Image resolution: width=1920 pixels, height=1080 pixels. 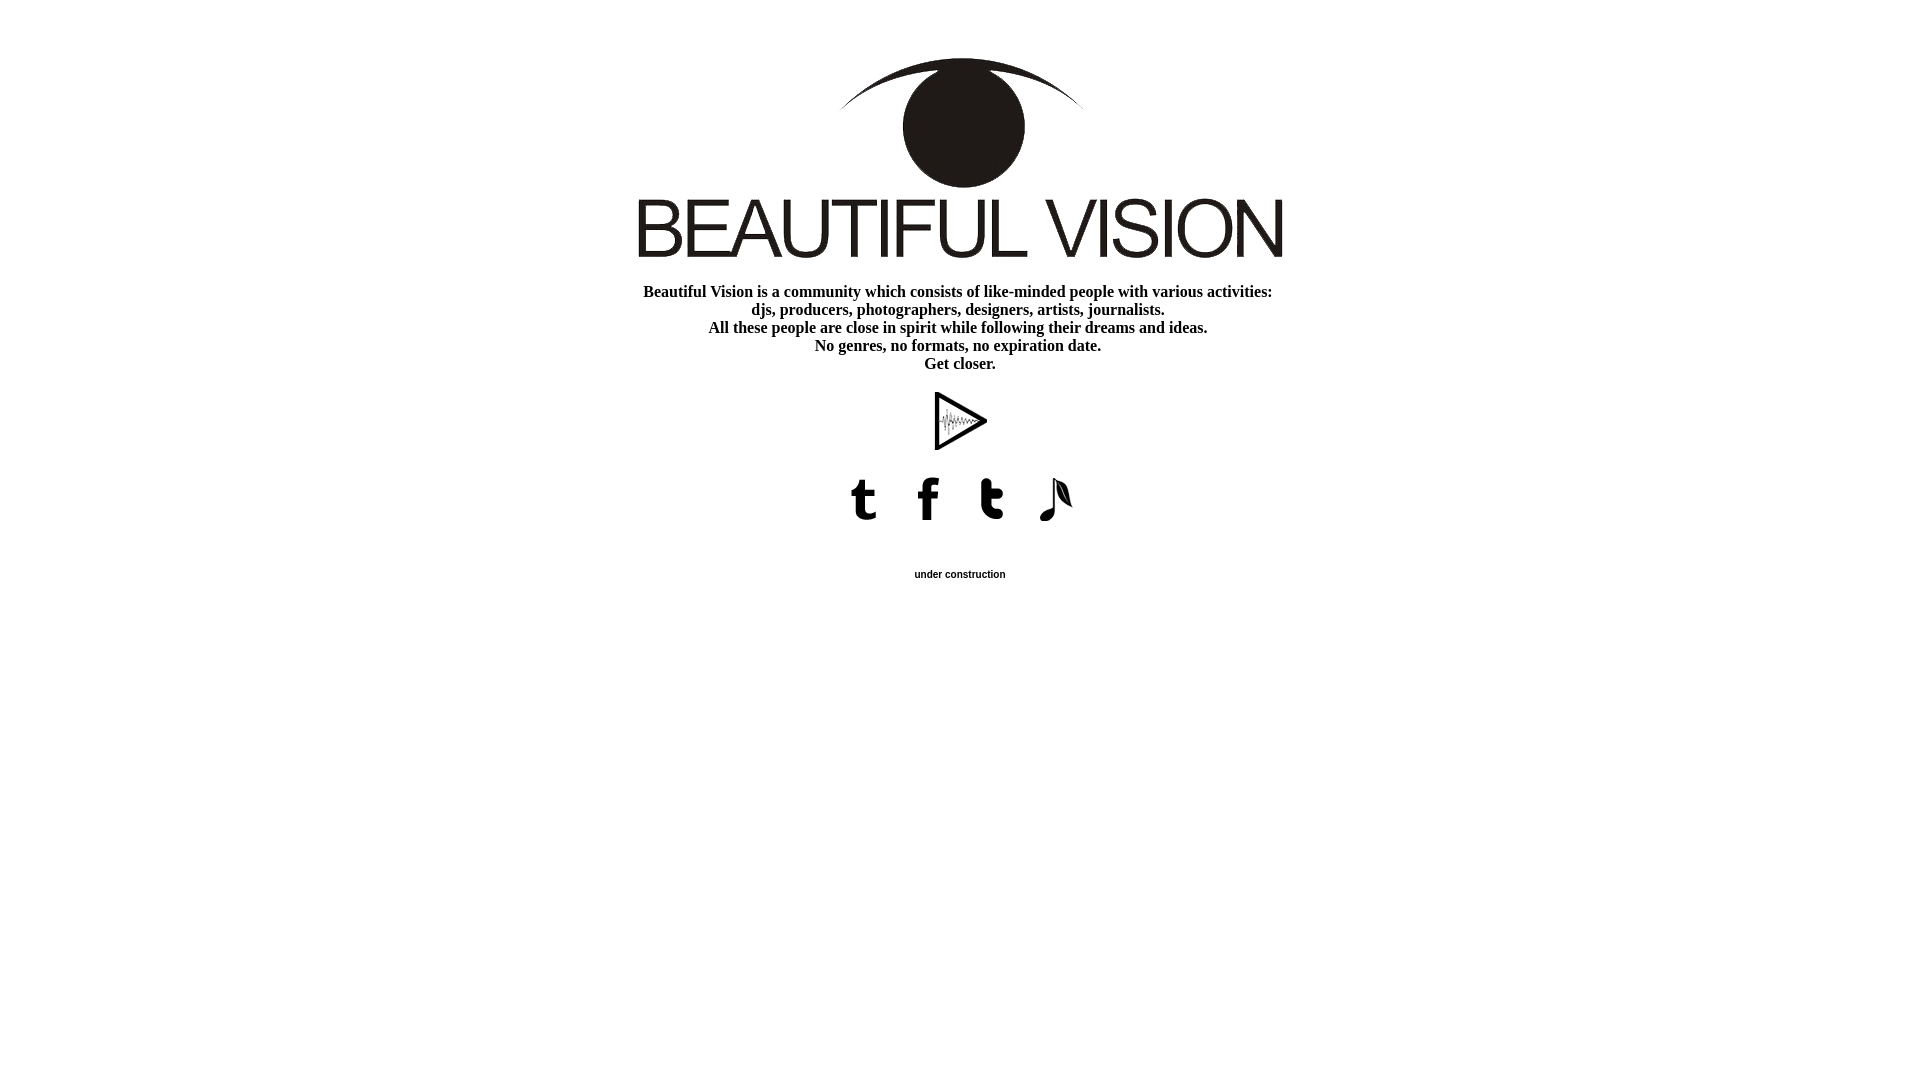 I want to click on 'Beautiful Vision on Facebook', so click(x=926, y=522).